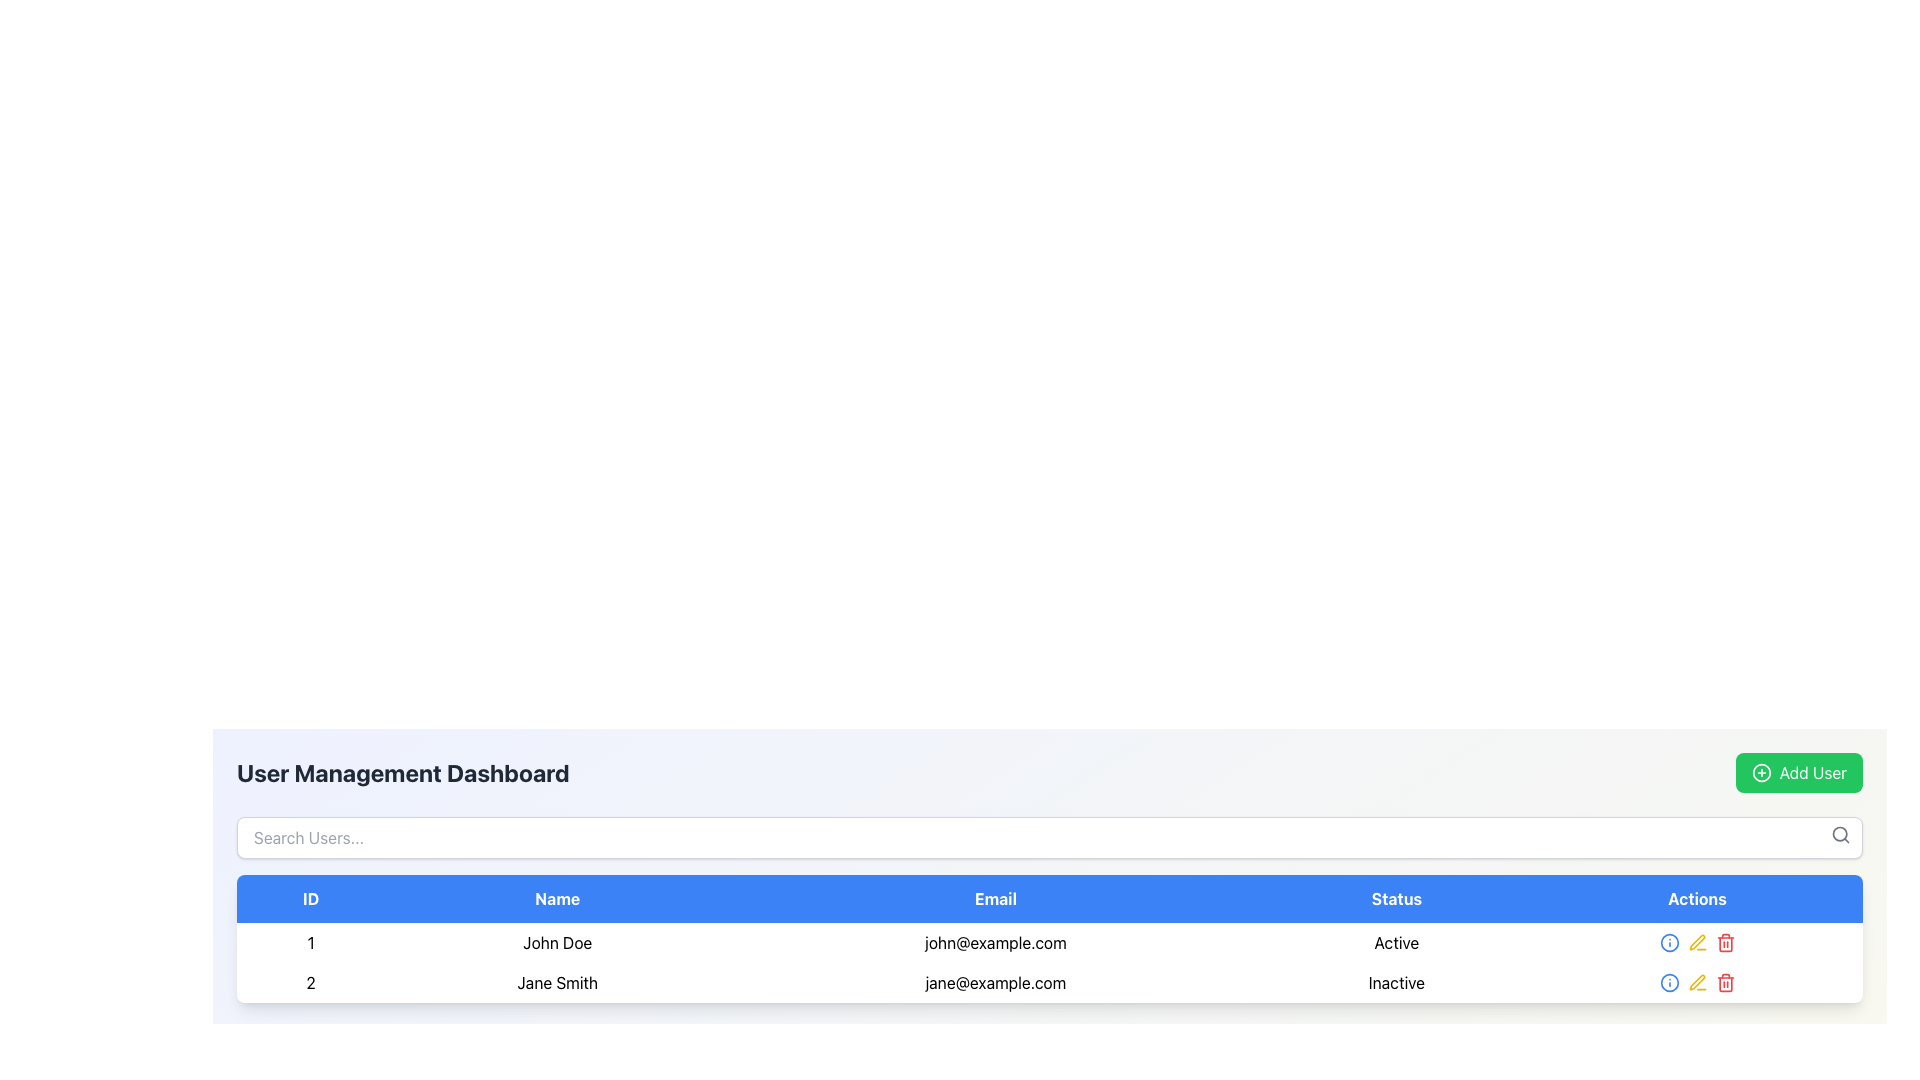  I want to click on to select the first user's information row in the user management table located beneath the 'User Management Dashboard' header, so click(1049, 942).